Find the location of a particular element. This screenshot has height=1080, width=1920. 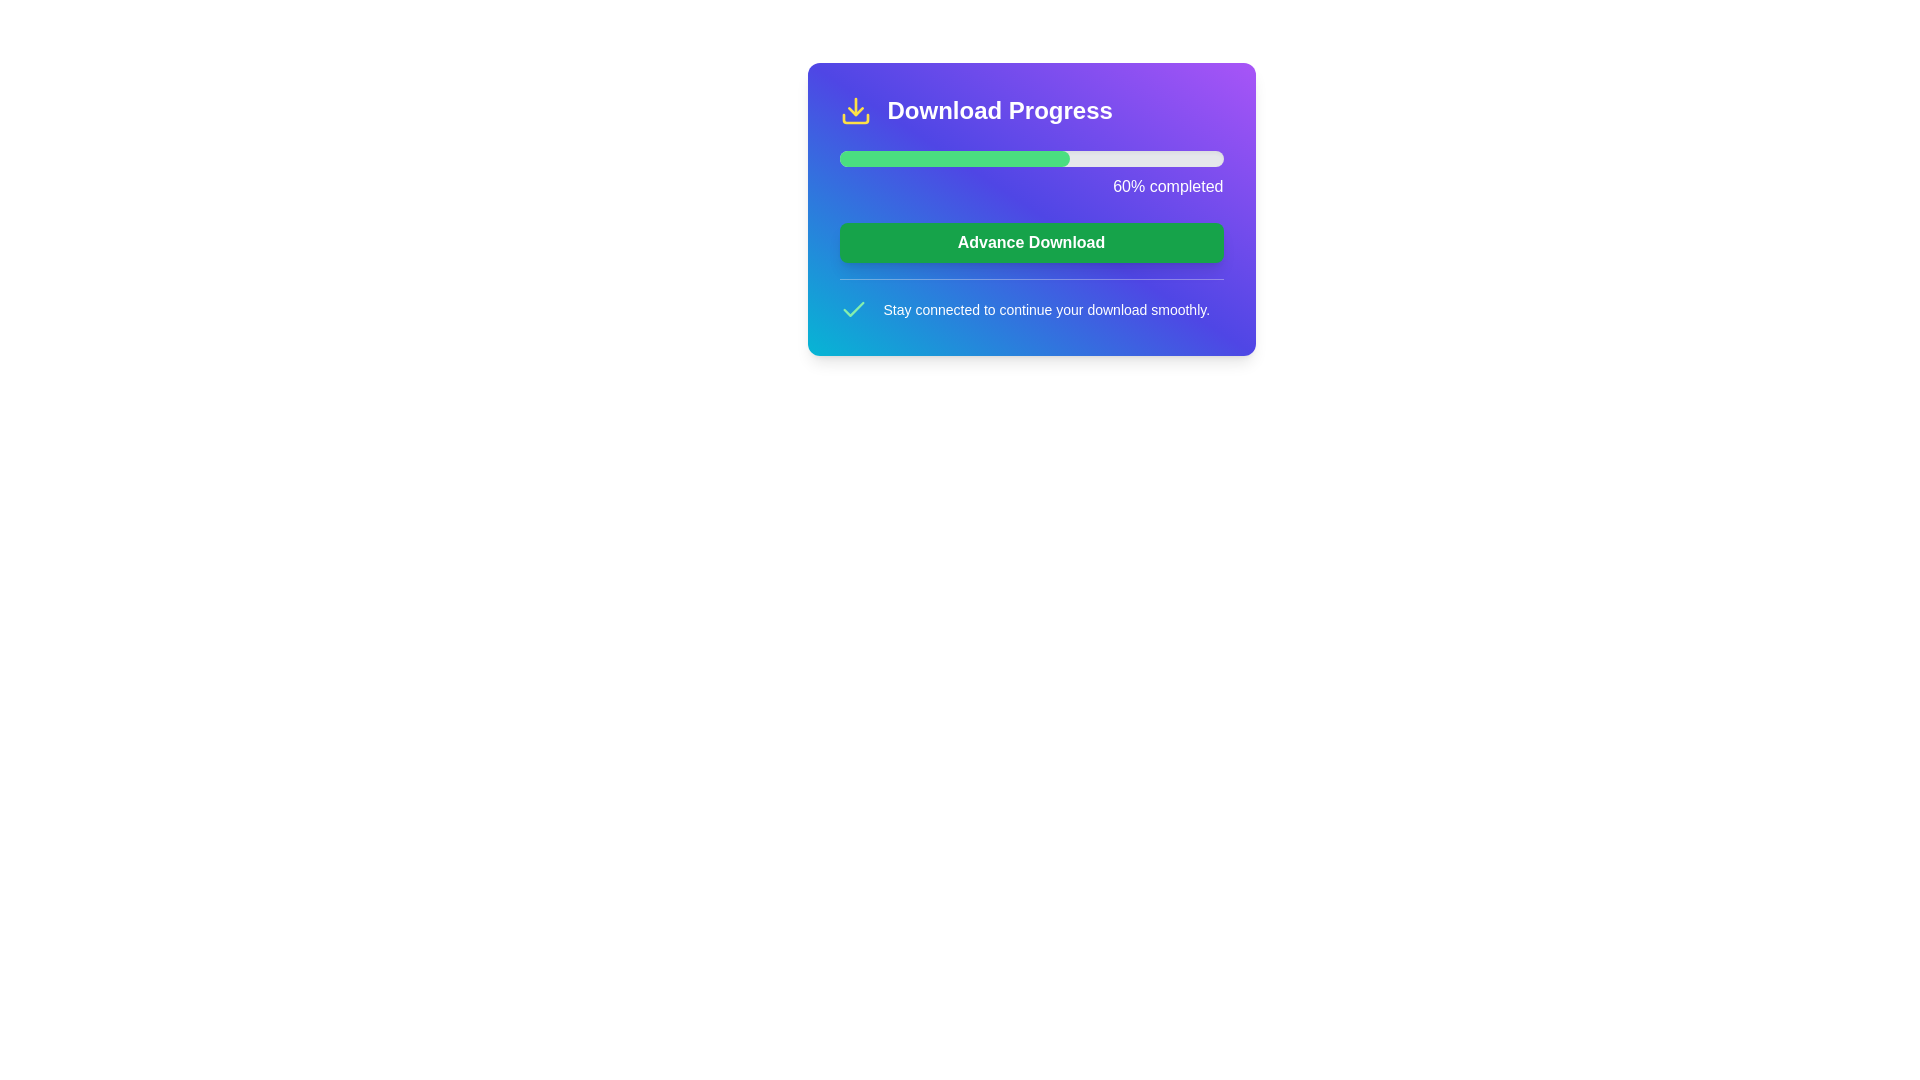

the visual confirmation icon (SVG) located to the left of the text 'Stay connected to continue your download smoothly' is located at coordinates (853, 309).